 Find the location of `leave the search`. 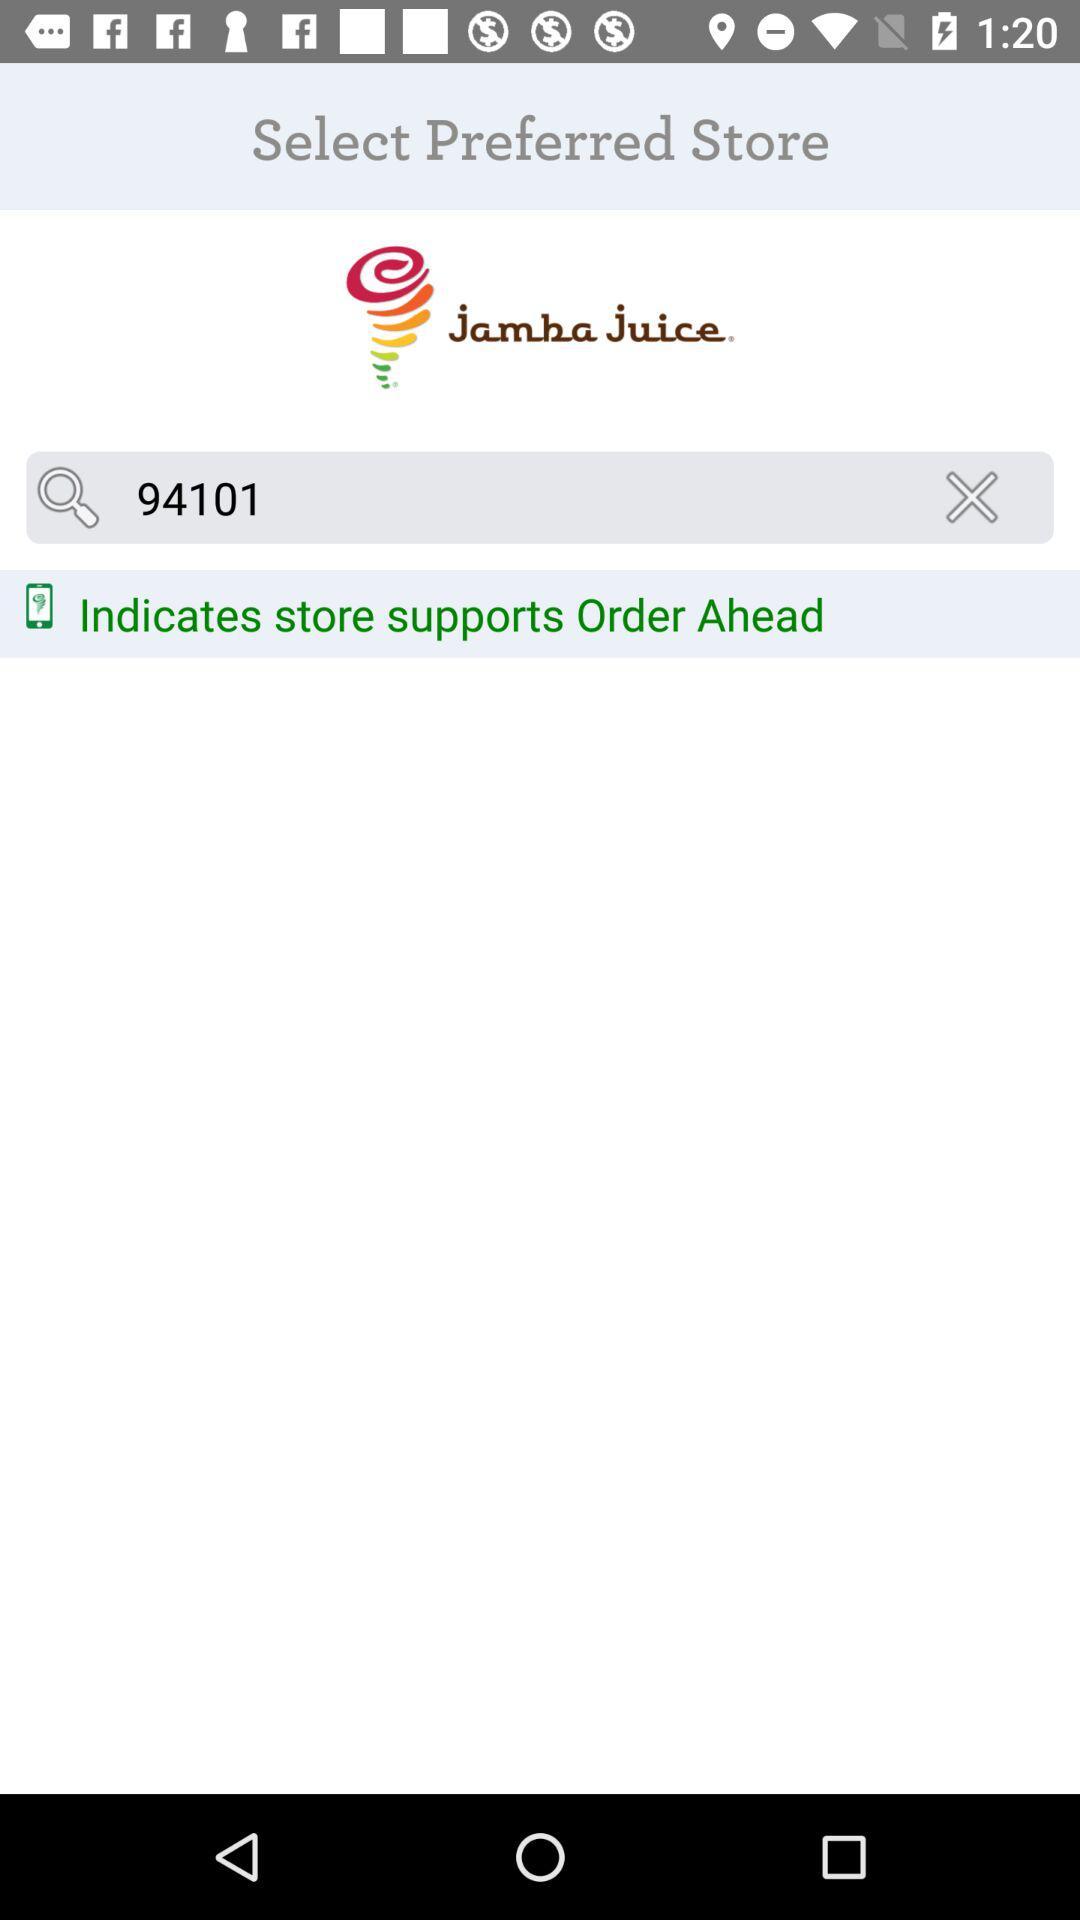

leave the search is located at coordinates (977, 497).